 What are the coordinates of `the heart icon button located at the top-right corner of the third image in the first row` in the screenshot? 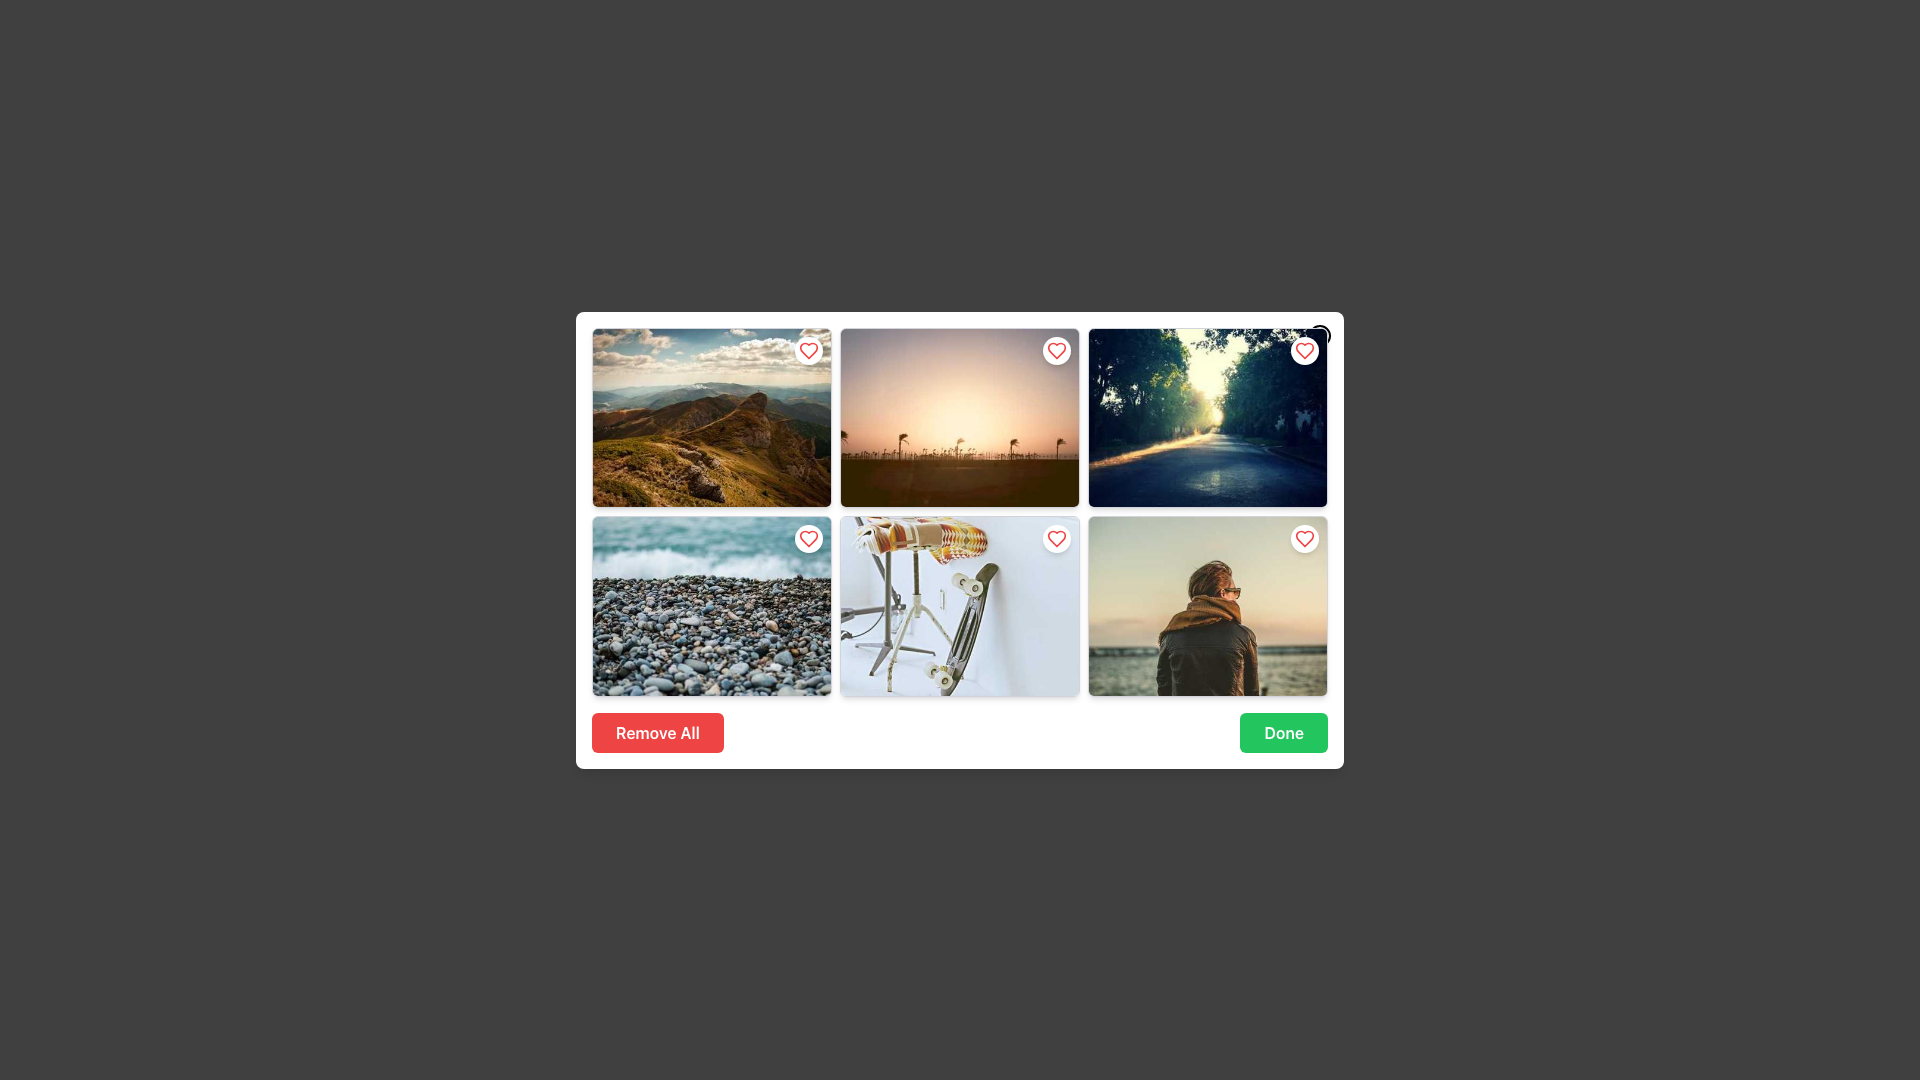 It's located at (1305, 349).